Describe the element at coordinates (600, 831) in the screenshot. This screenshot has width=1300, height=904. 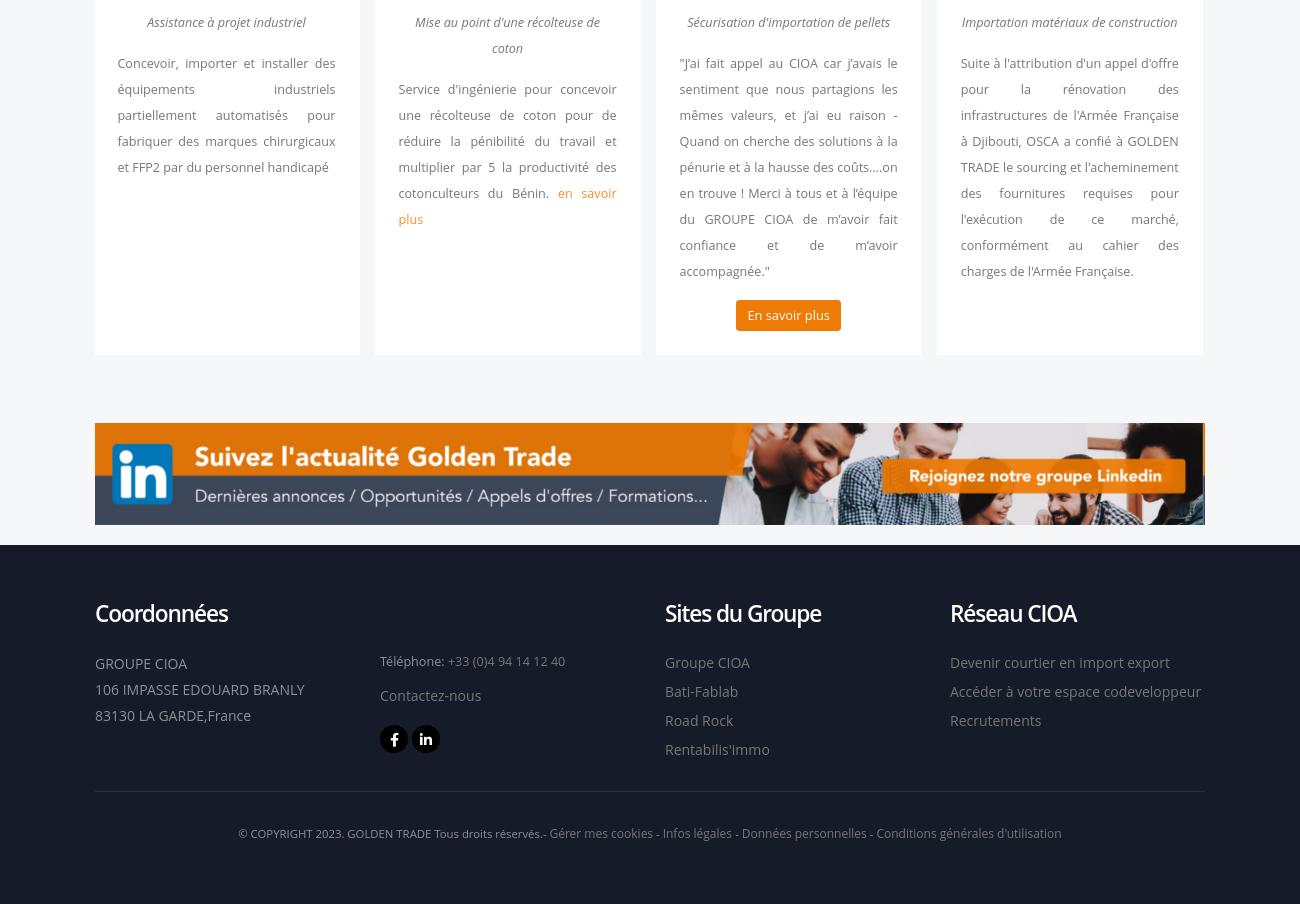
I see `'Gérer mes cookies'` at that location.